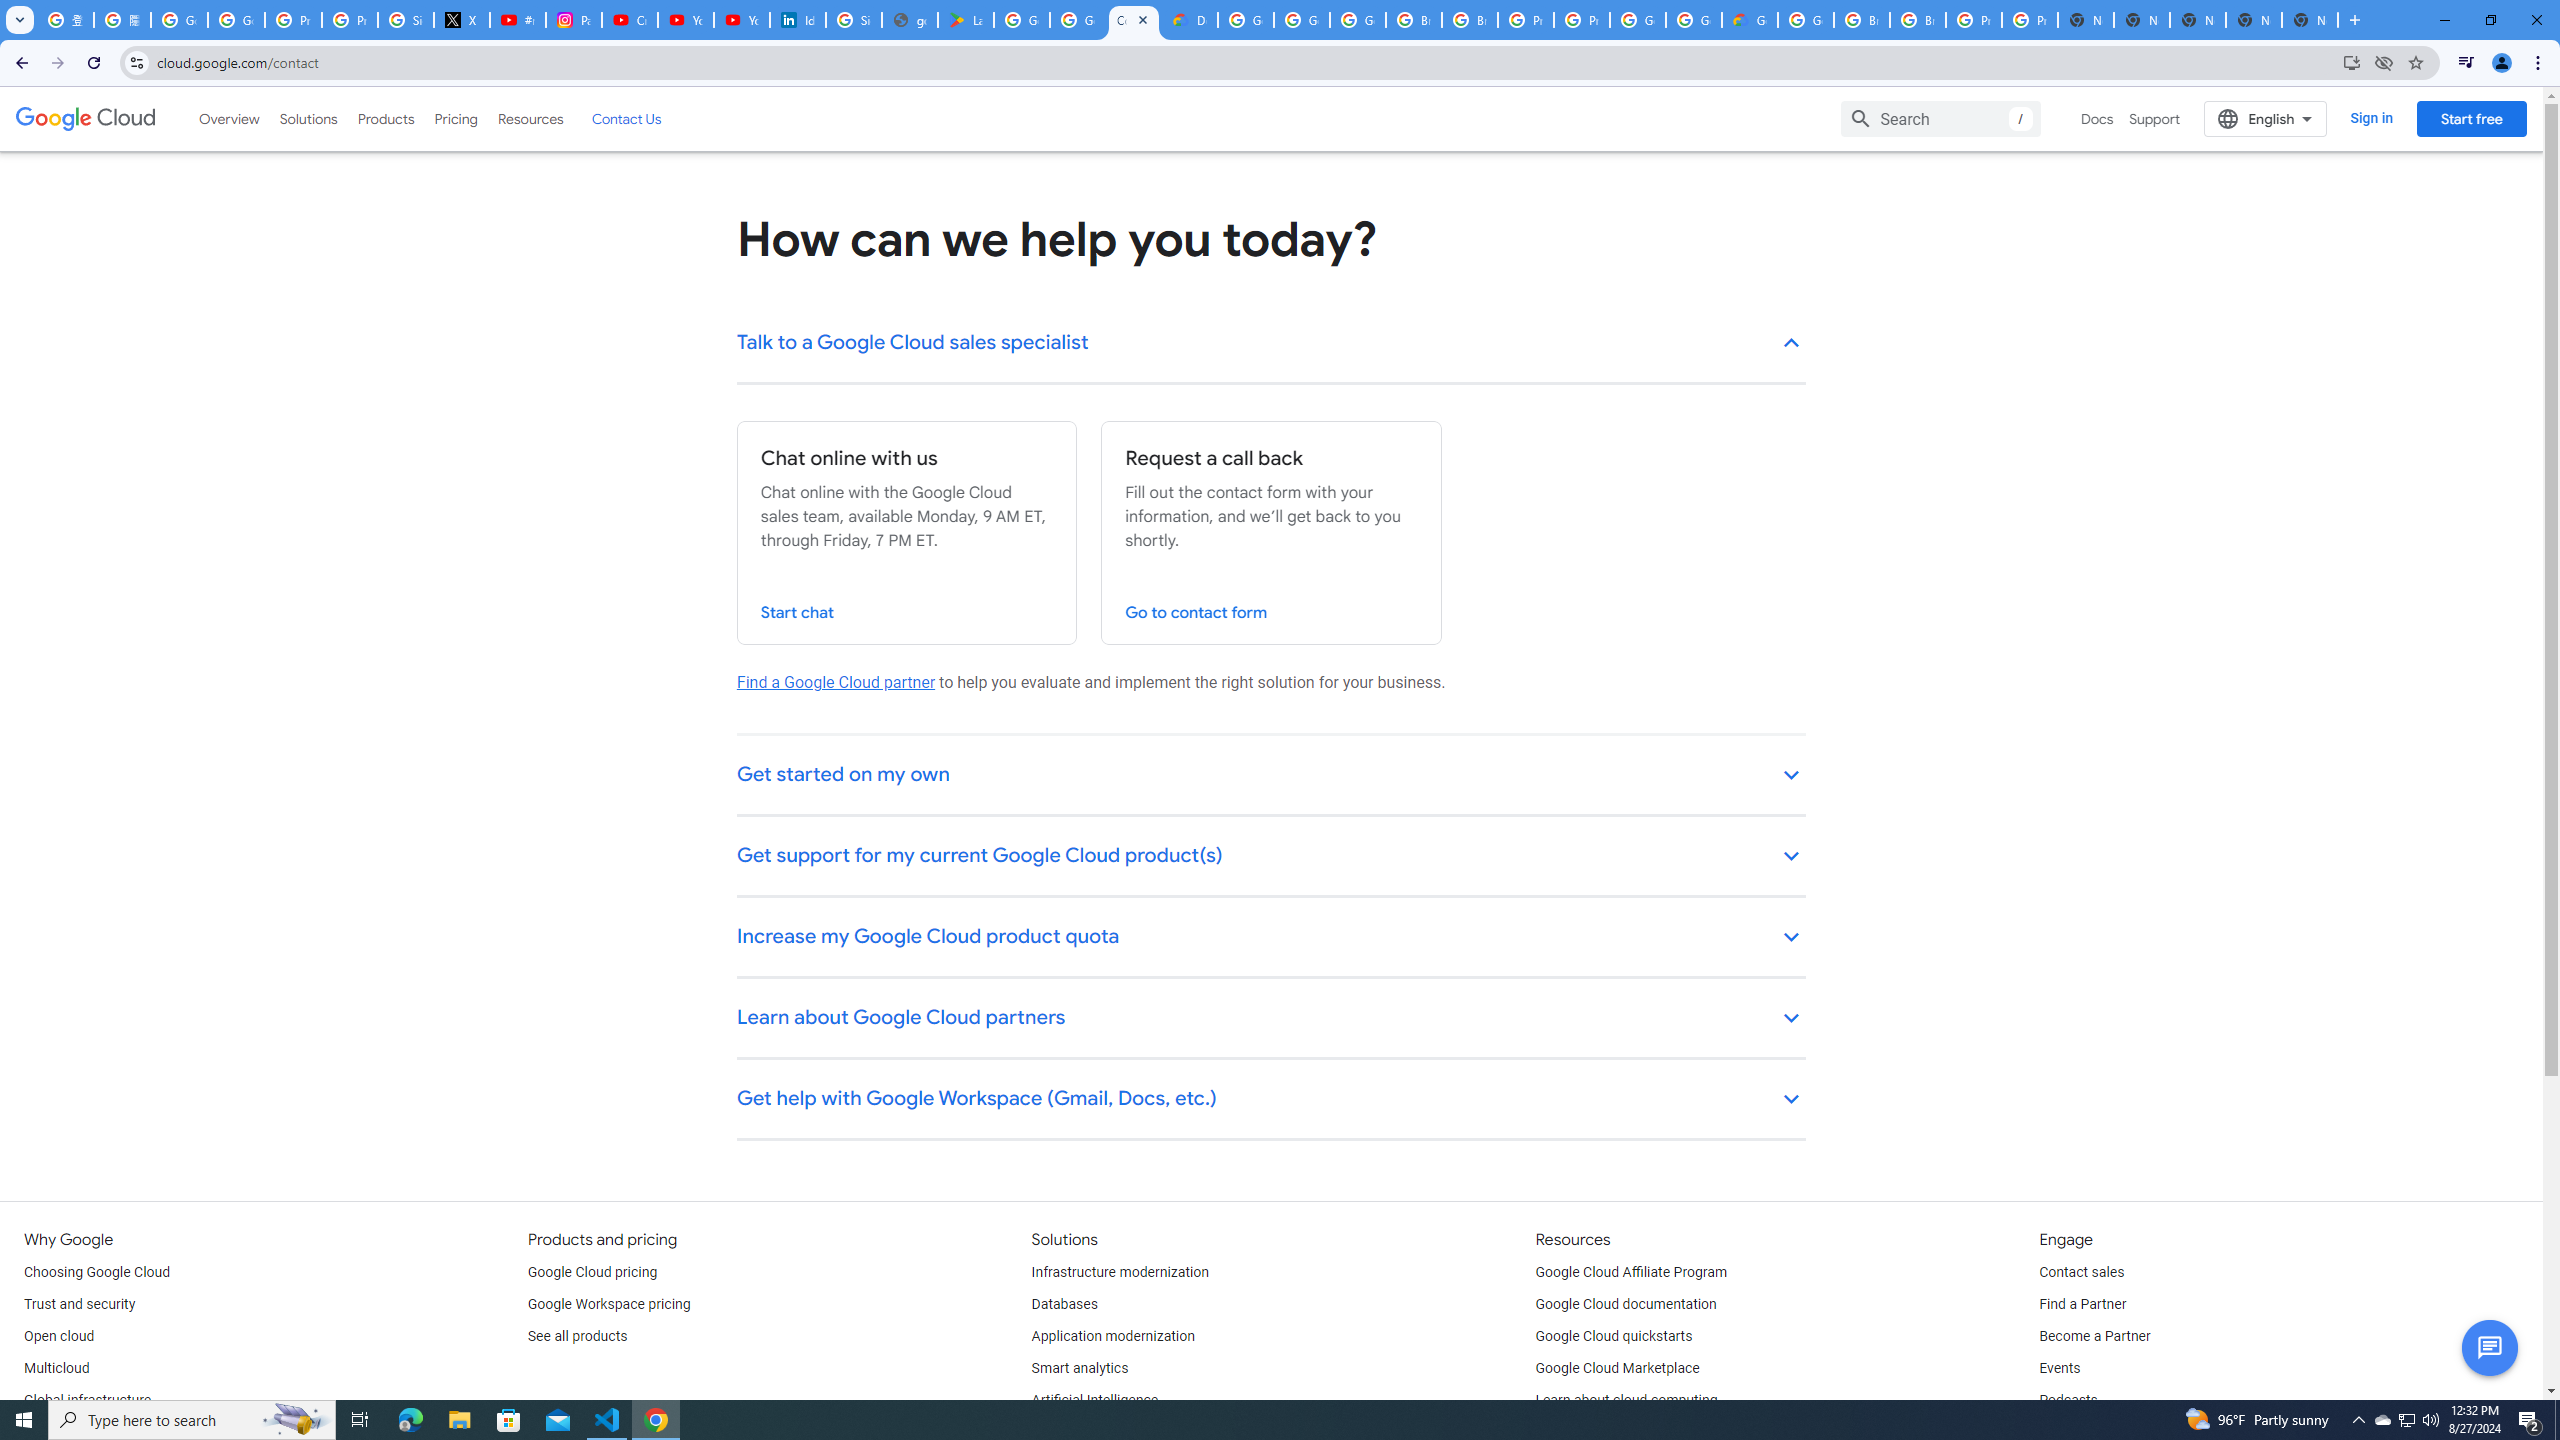 This screenshot has width=2560, height=1440. I want to click on 'English', so click(2265, 118).